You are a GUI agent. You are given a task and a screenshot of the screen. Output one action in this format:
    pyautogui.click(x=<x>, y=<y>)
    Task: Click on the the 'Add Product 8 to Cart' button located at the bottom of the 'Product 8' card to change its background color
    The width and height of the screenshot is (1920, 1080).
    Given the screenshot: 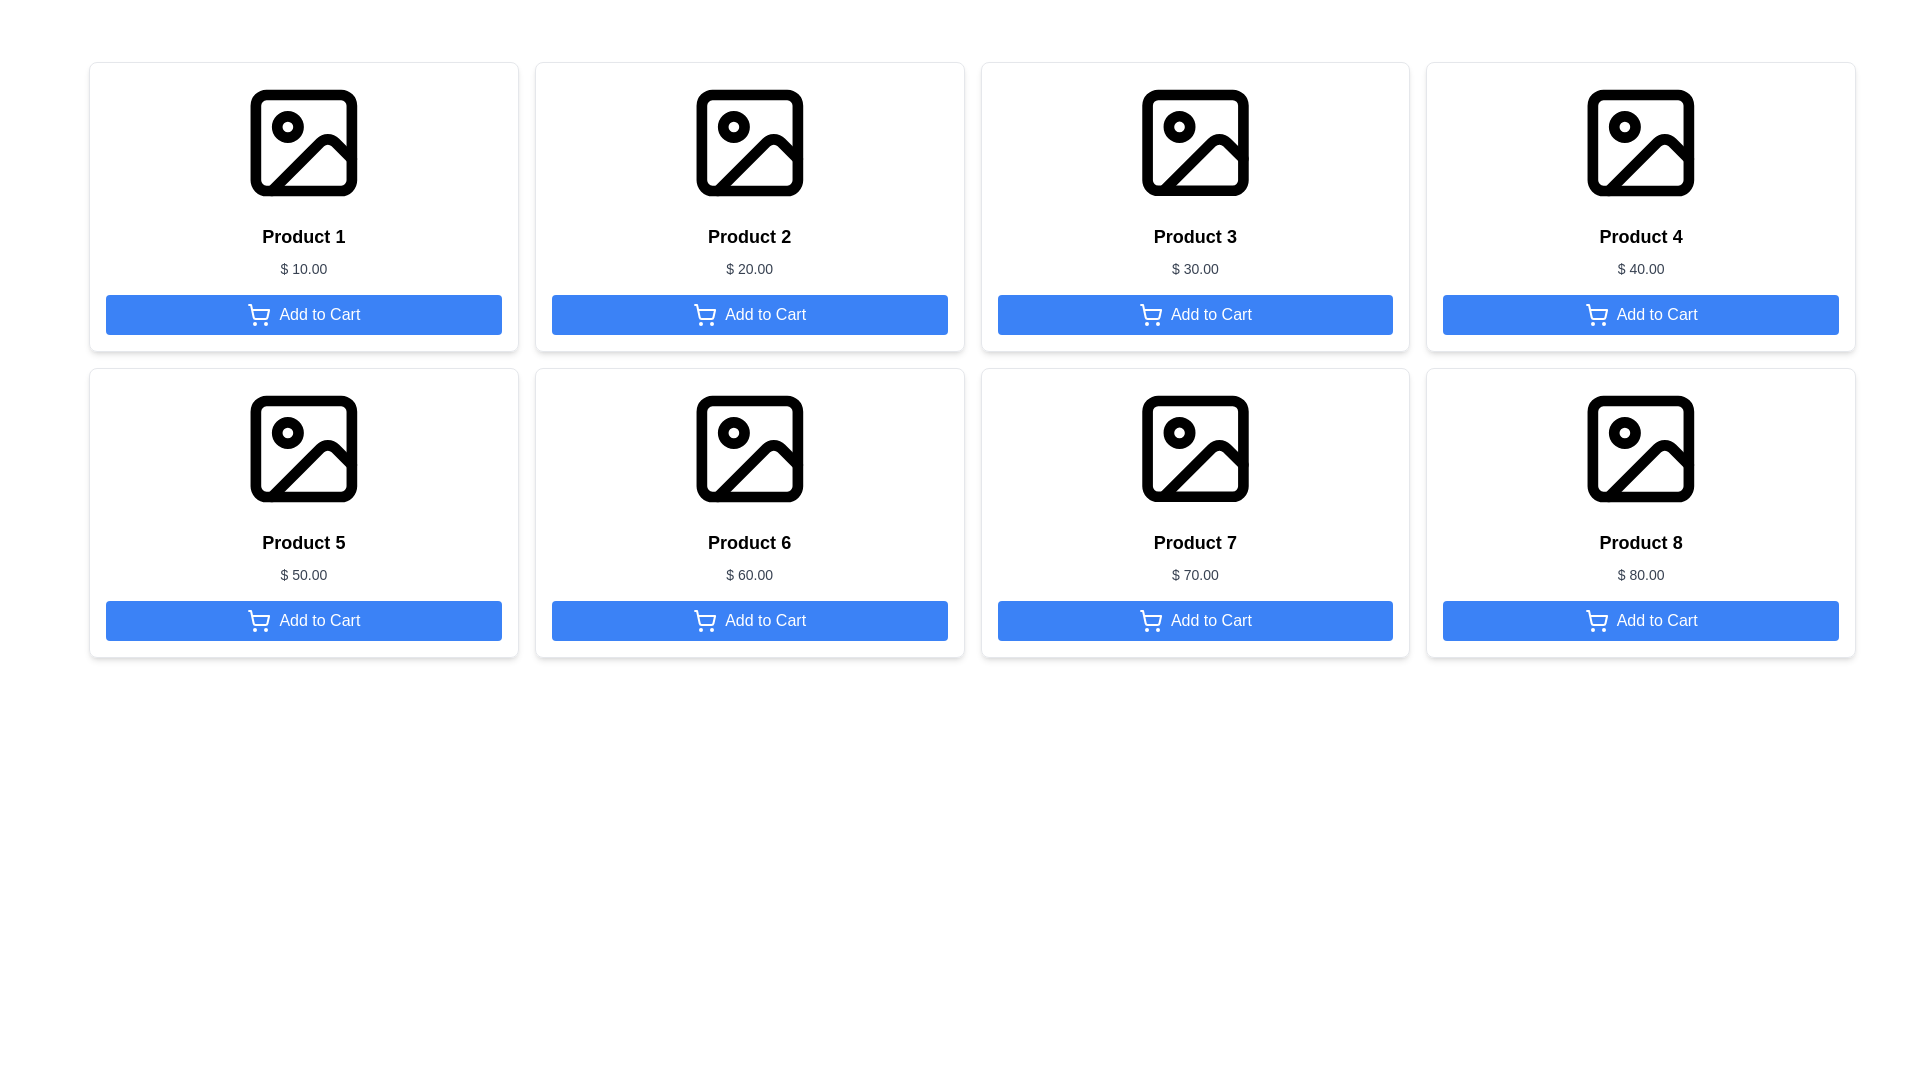 What is the action you would take?
    pyautogui.click(x=1641, y=620)
    